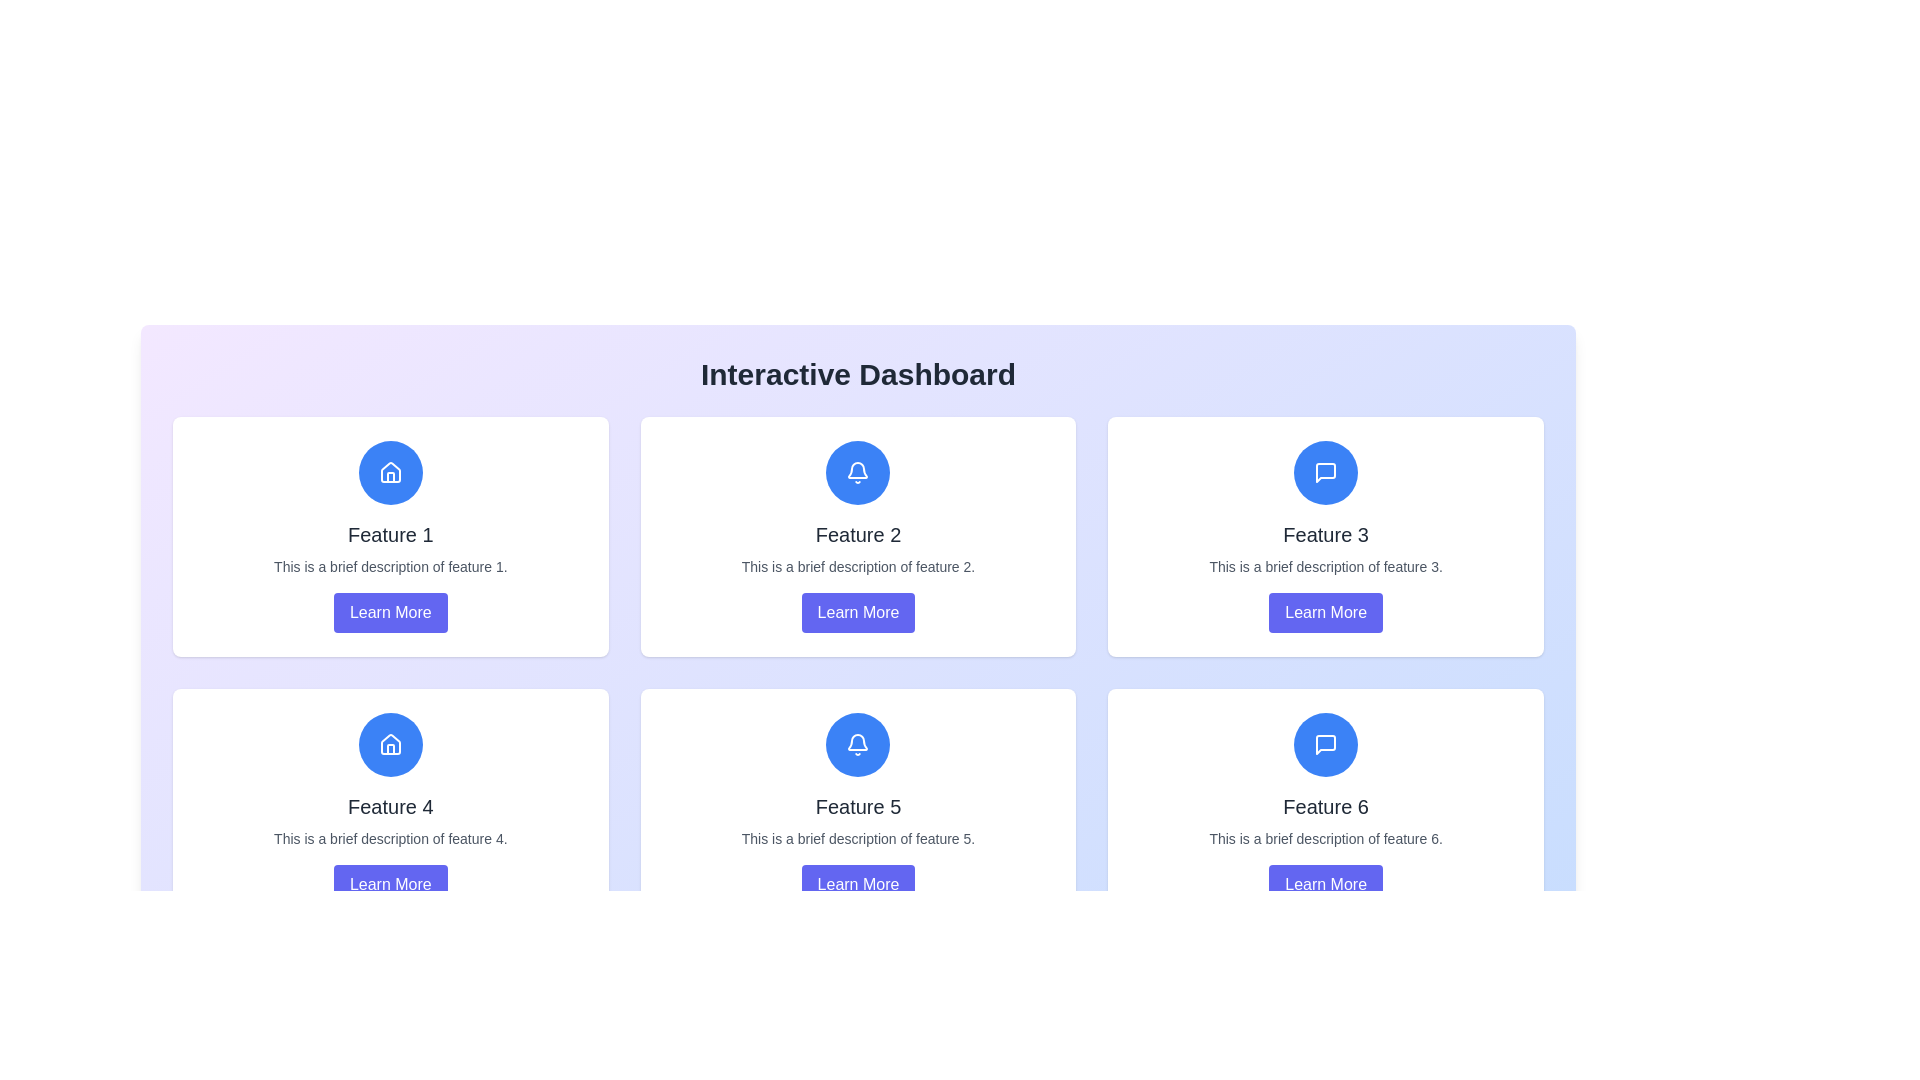 Image resolution: width=1920 pixels, height=1080 pixels. Describe the element at coordinates (390, 472) in the screenshot. I see `the house icon located in the upper-left quadrant of the interface, above the 'Feature 4' label within the 'Feature 4' card component` at that location.